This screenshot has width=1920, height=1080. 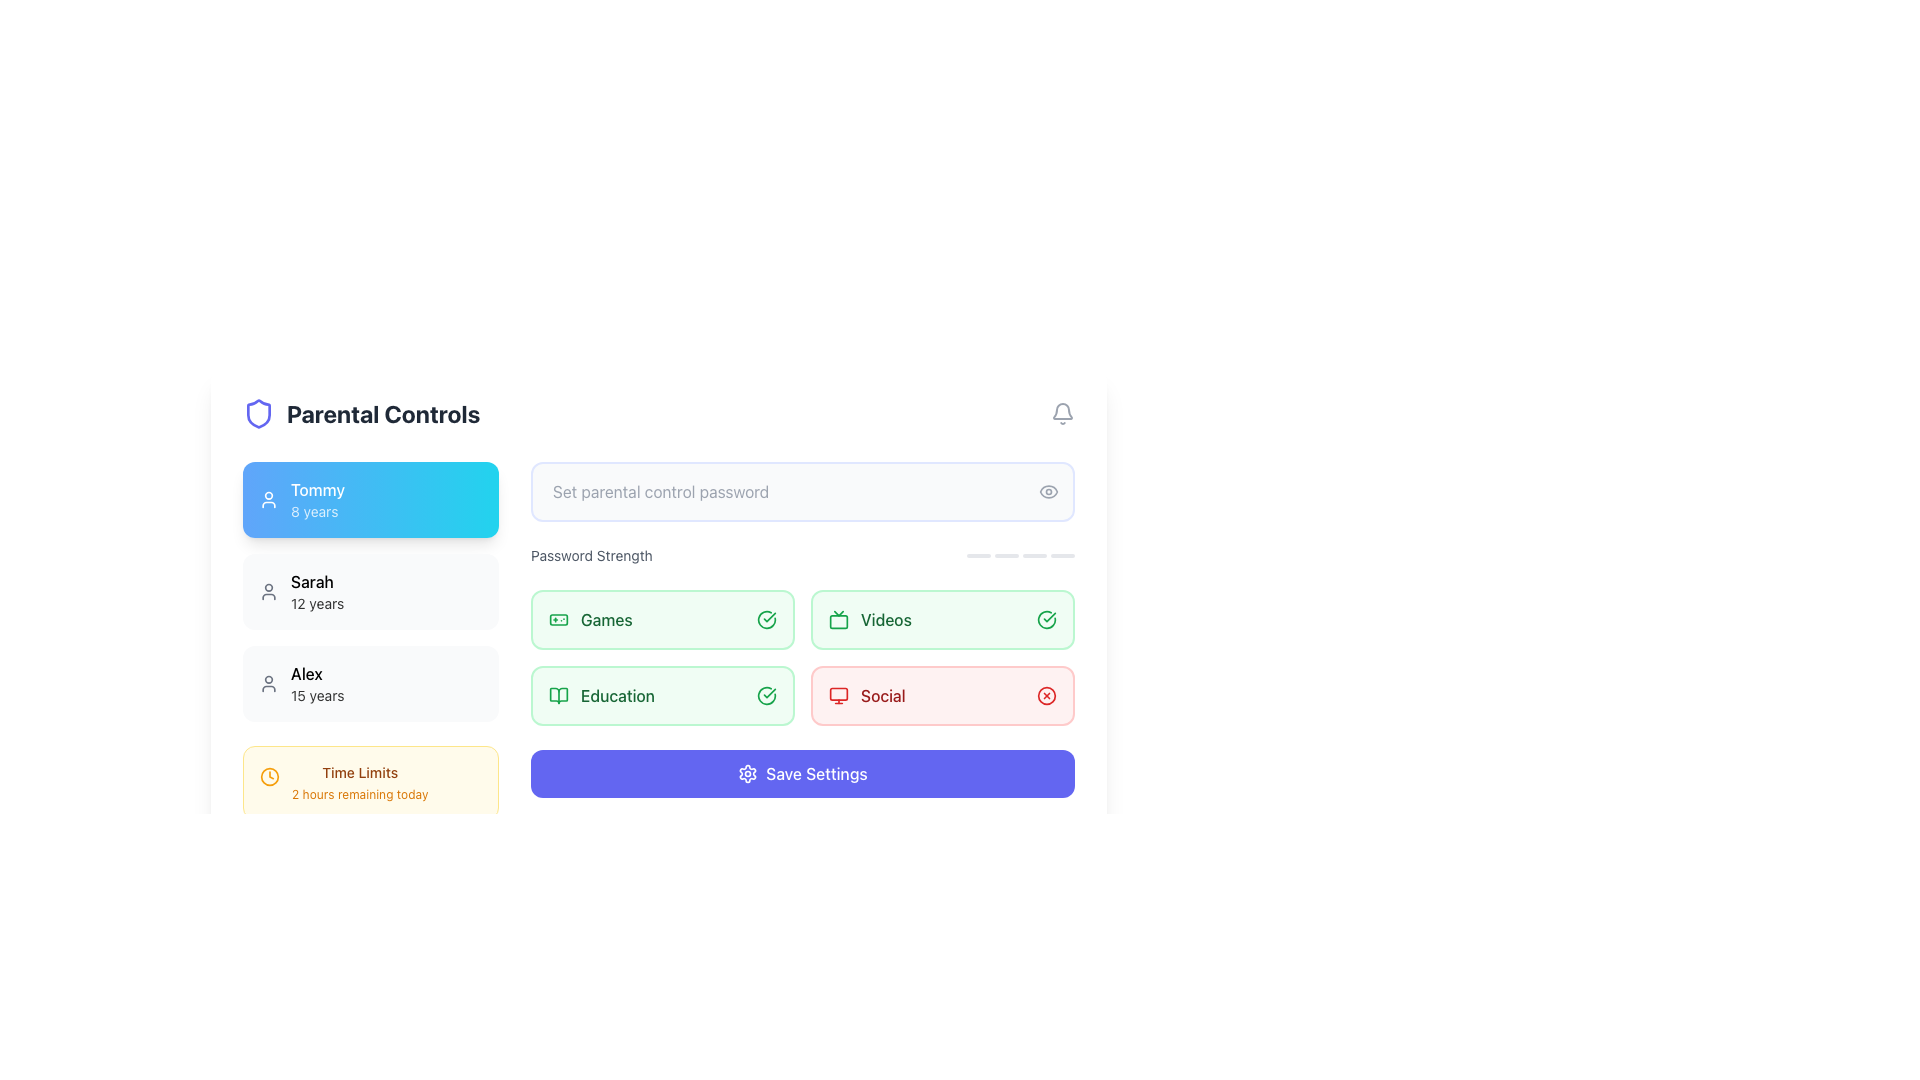 What do you see at coordinates (839, 694) in the screenshot?
I see `the 'Social' icon (svg) located to the left of the 'Social' label within the 'Password Strength' section in the lower right quadrant of the interface` at bounding box center [839, 694].